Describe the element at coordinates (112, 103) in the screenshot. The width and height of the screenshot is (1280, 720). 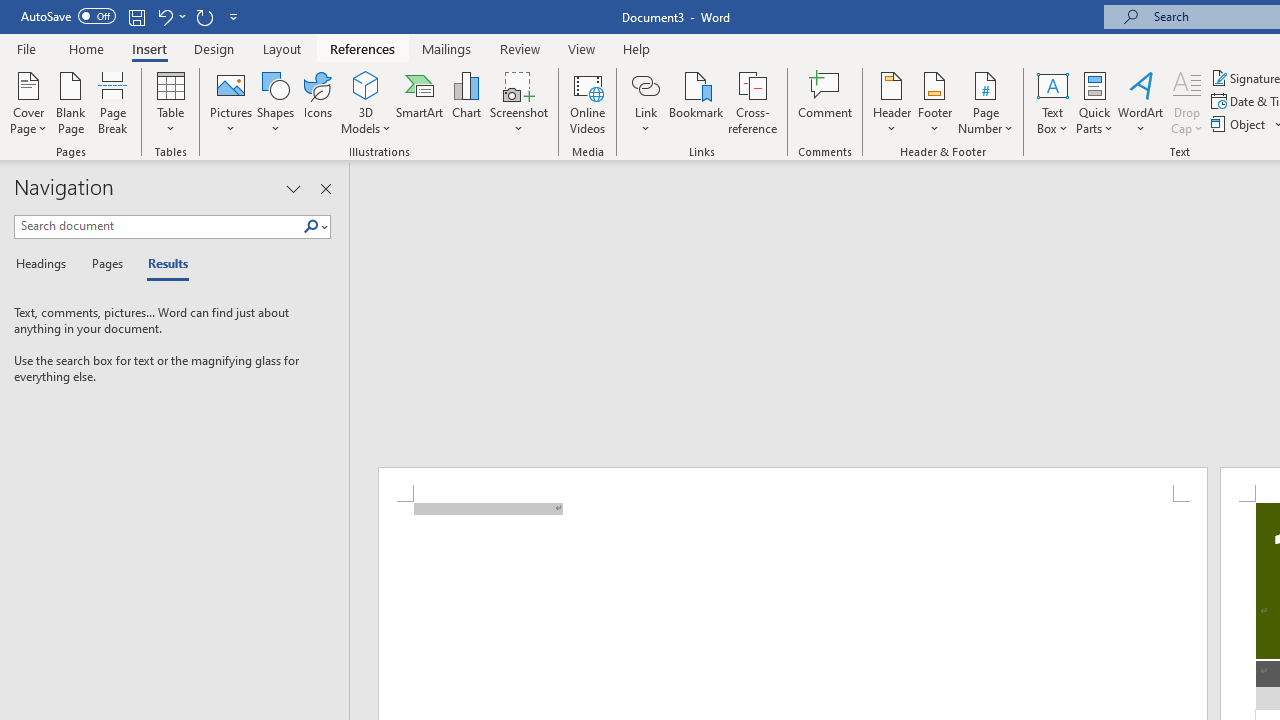
I see `'Page Break'` at that location.